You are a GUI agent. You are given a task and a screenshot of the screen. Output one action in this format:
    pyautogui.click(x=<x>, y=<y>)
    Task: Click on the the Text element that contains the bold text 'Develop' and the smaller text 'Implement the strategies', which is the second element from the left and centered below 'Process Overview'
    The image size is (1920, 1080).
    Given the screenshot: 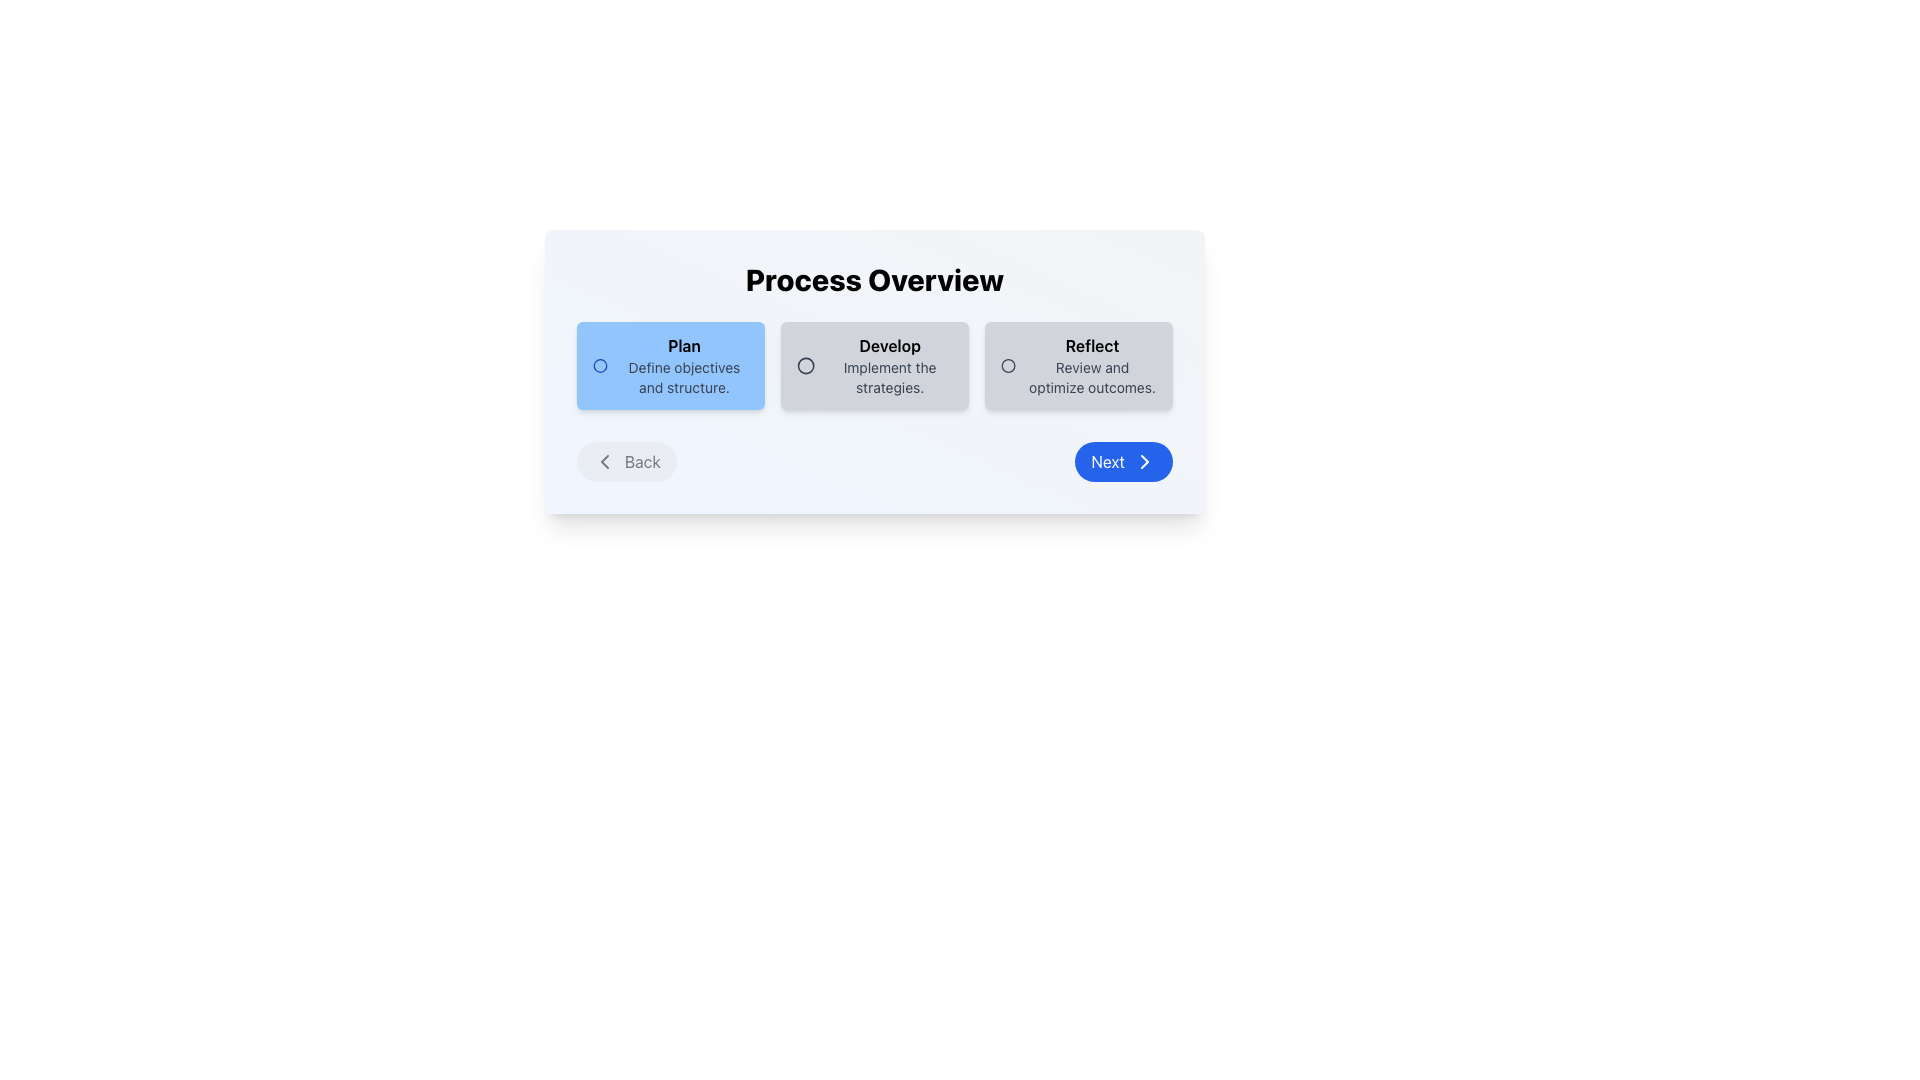 What is the action you would take?
    pyautogui.click(x=889, y=366)
    